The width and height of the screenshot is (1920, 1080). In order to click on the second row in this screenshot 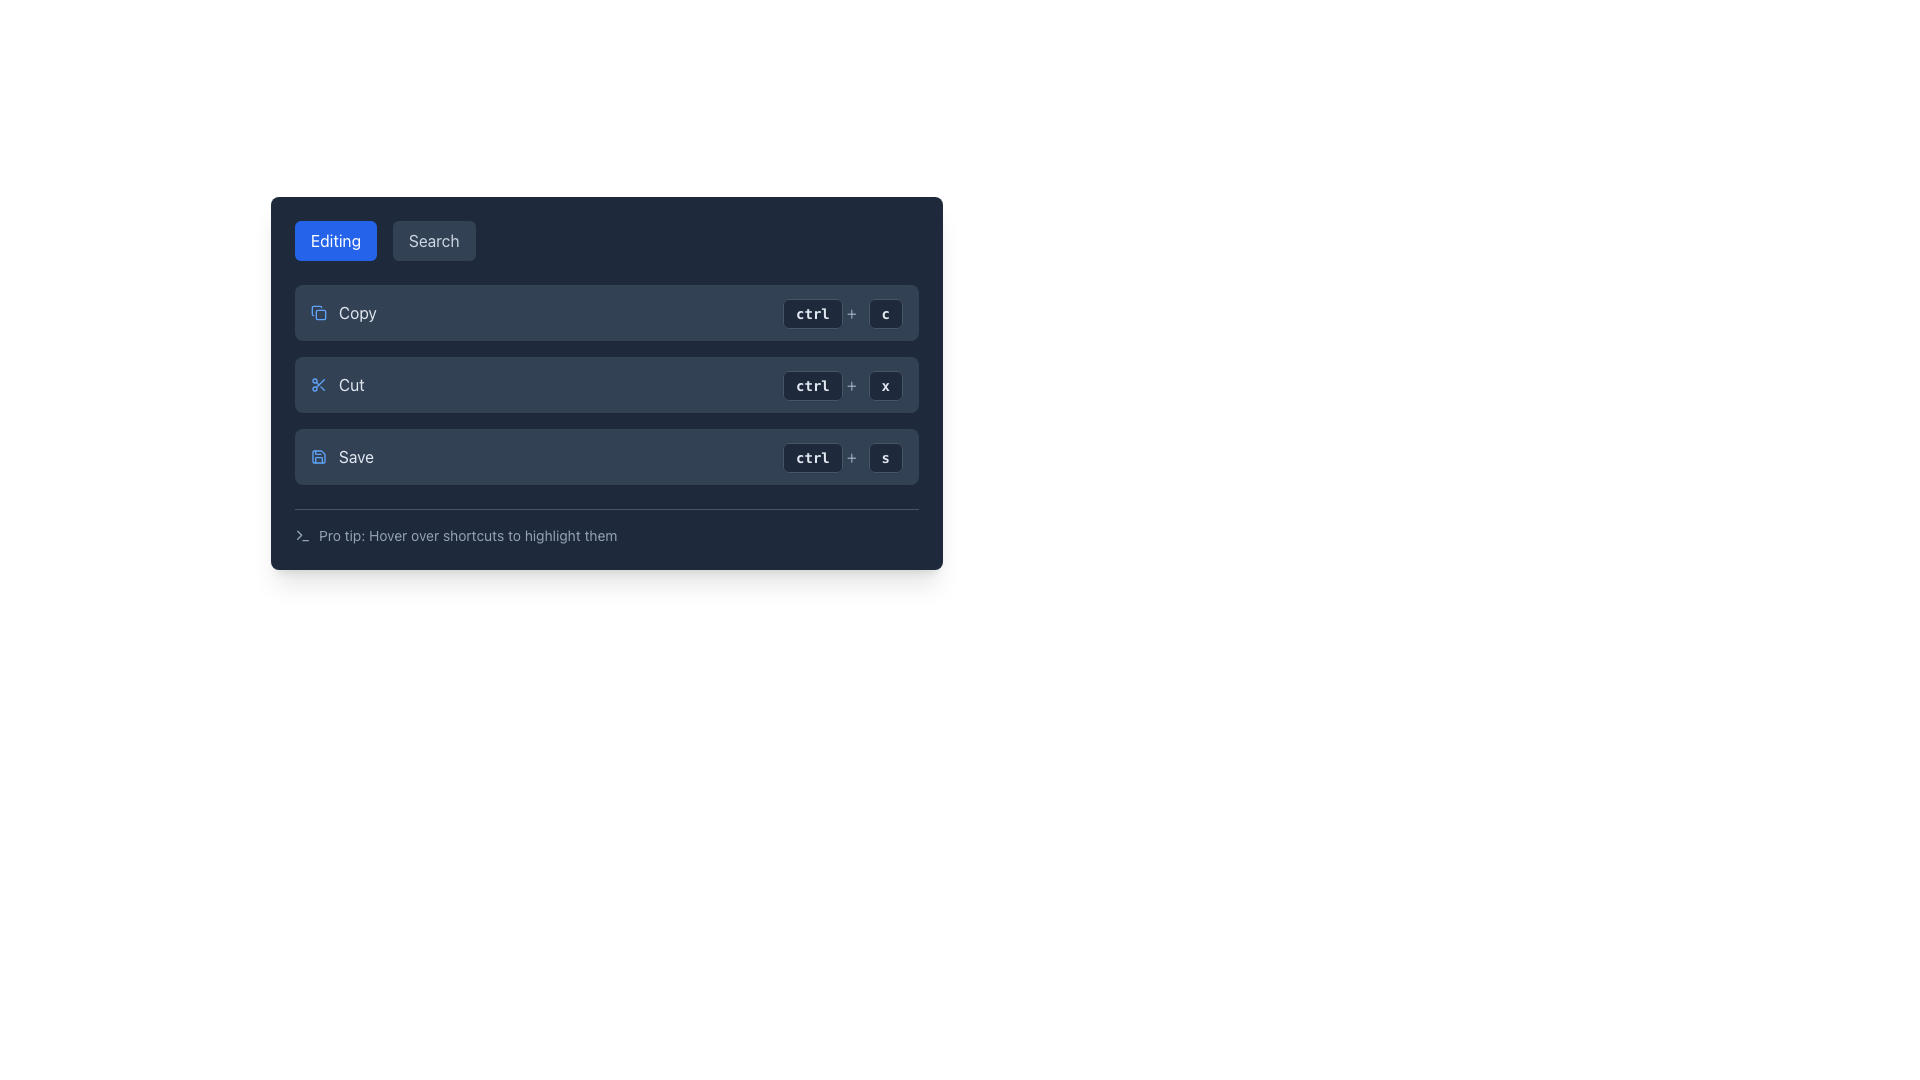, I will do `click(605, 385)`.